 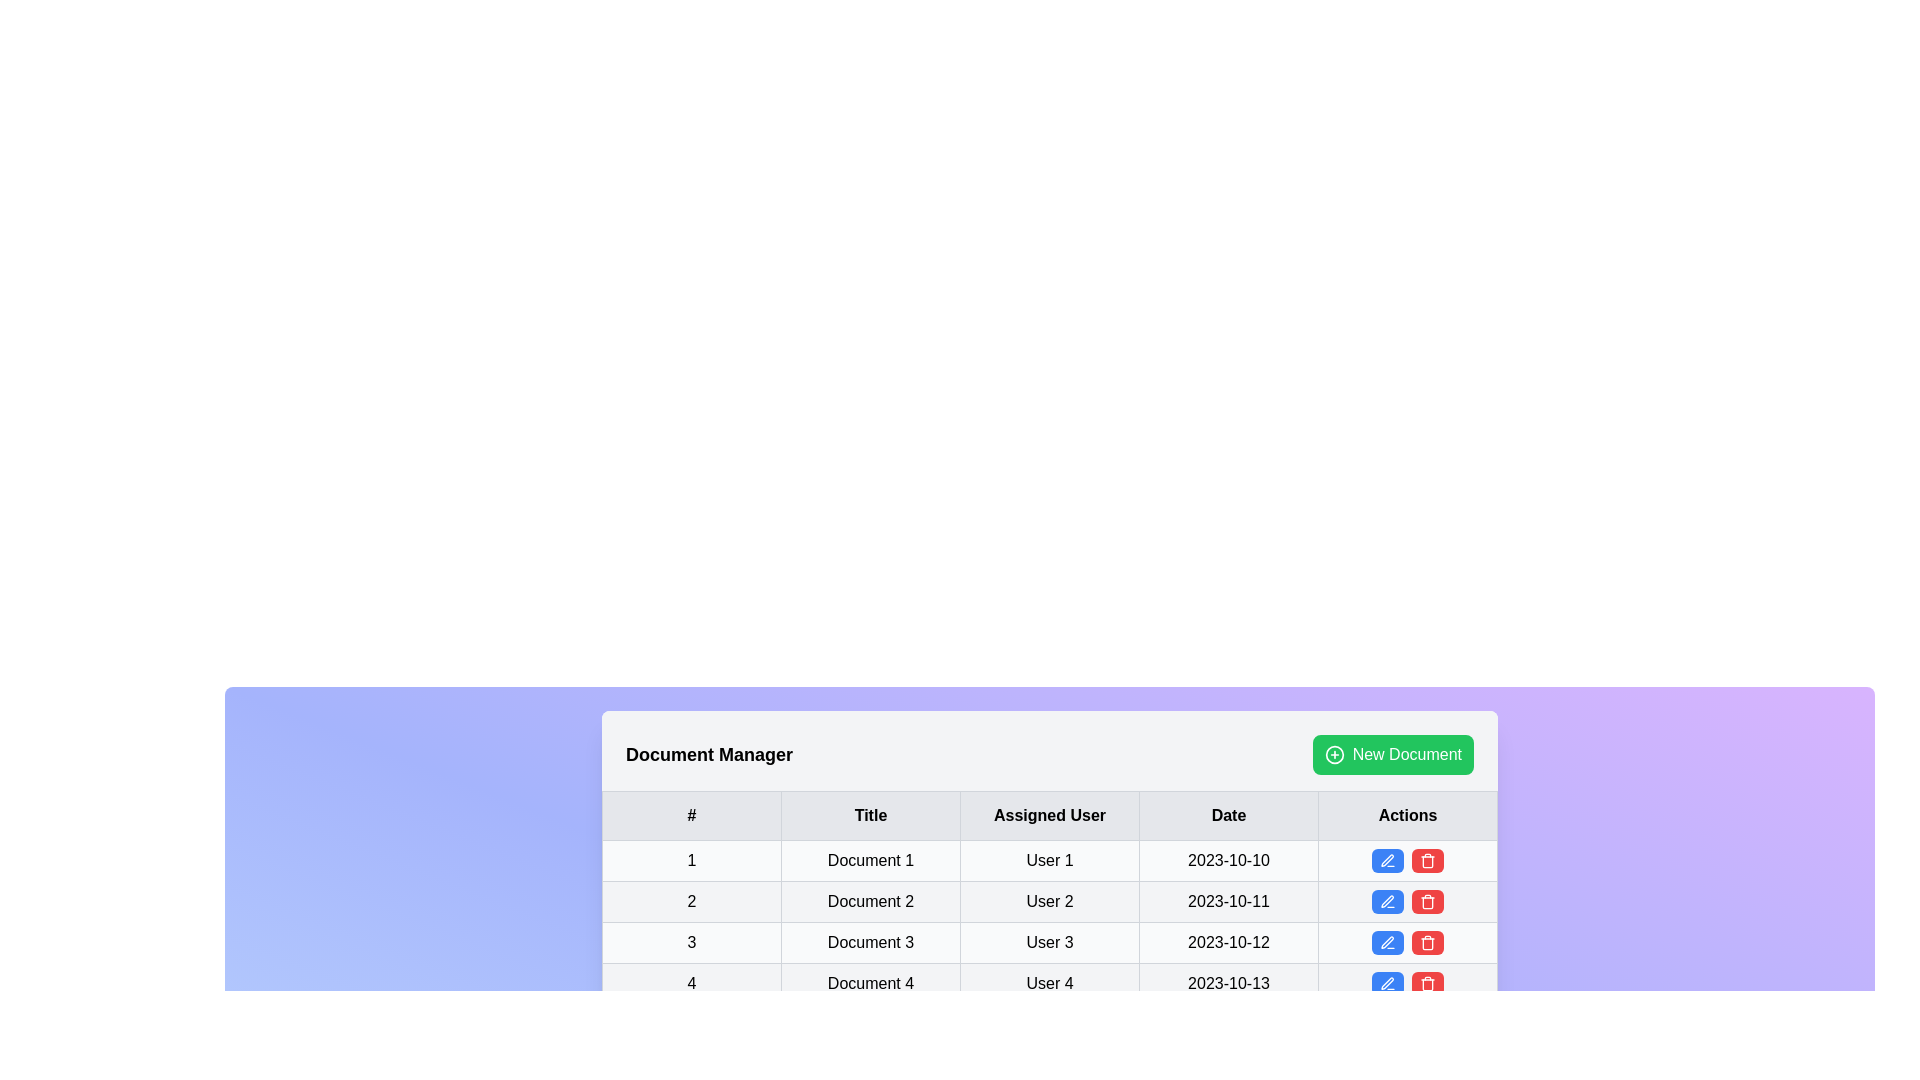 What do you see at coordinates (1386, 901) in the screenshot?
I see `the edit icon, which resembles a pen or pencil, located within the blue button in the 'Actions' column of the second row corresponding to 'Document 2'` at bounding box center [1386, 901].